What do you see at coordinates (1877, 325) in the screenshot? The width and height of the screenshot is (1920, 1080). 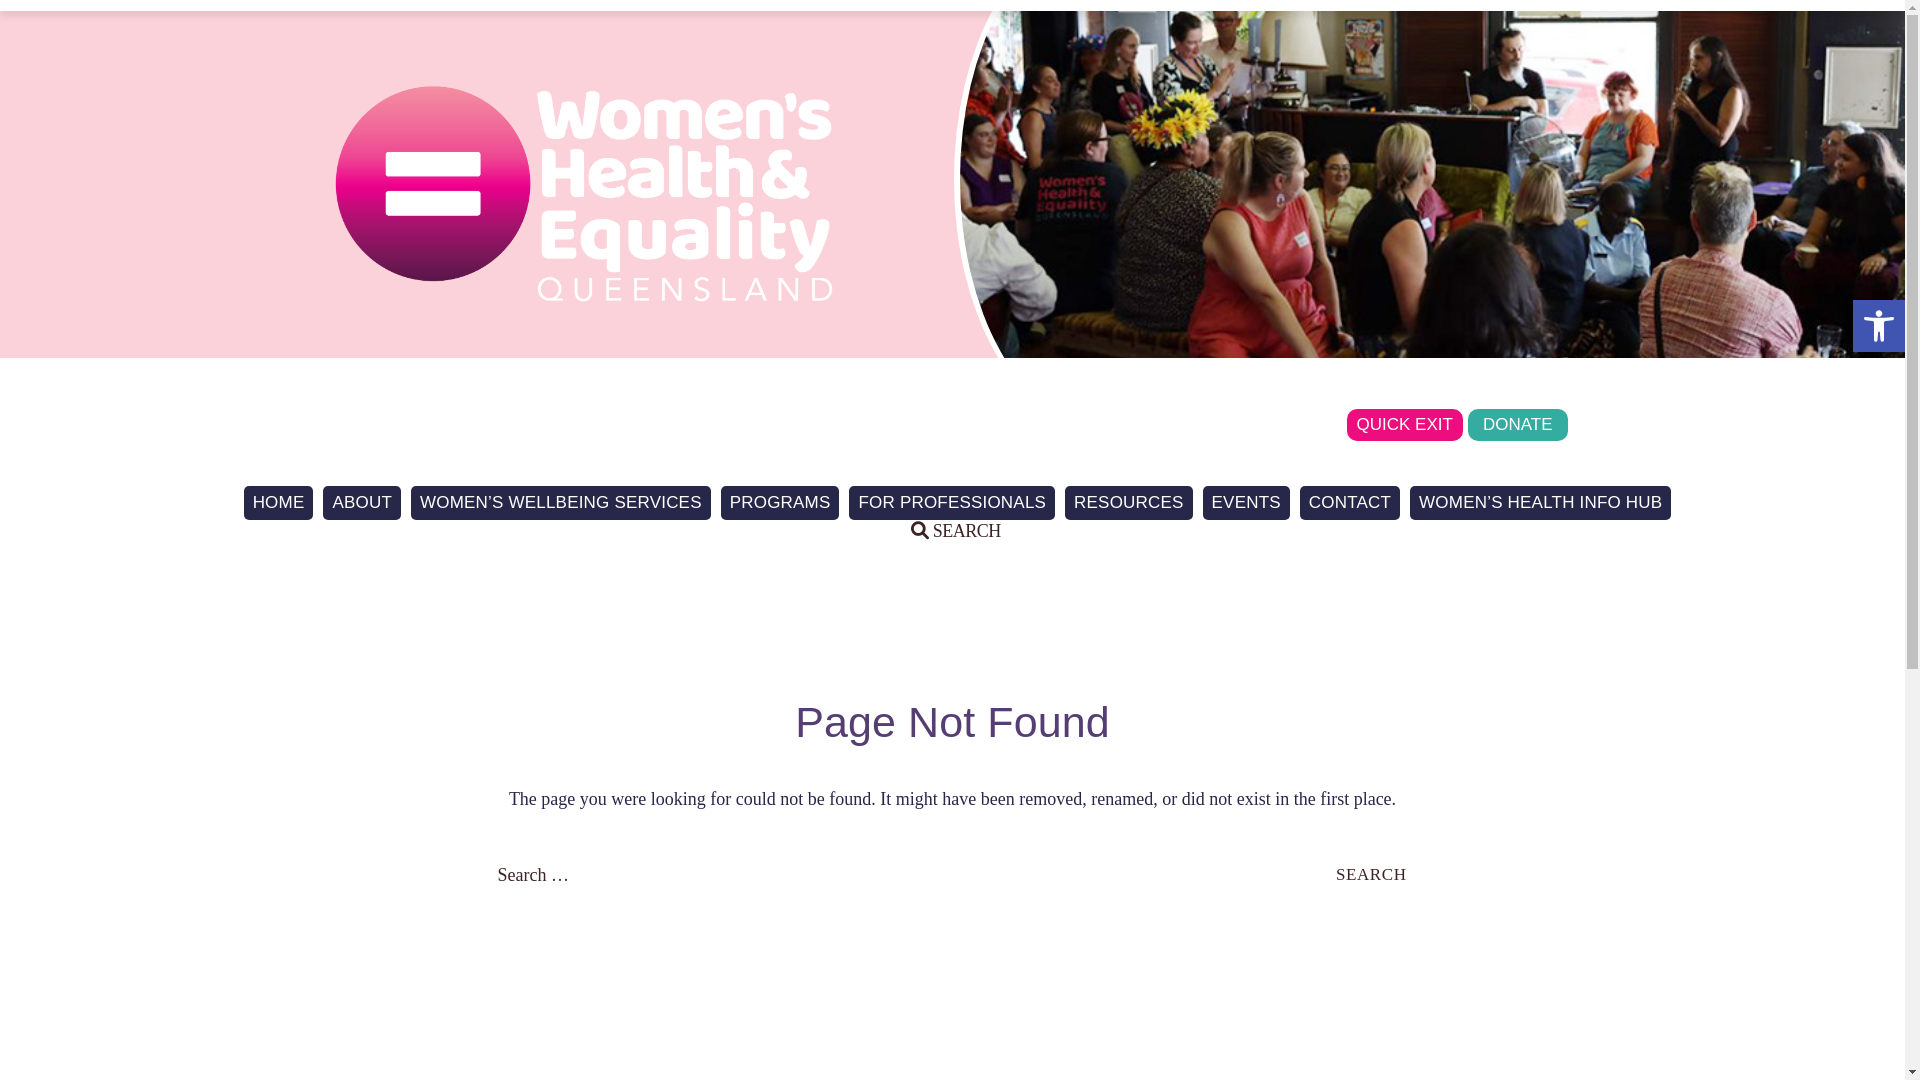 I see `'Open toolbar'` at bounding box center [1877, 325].